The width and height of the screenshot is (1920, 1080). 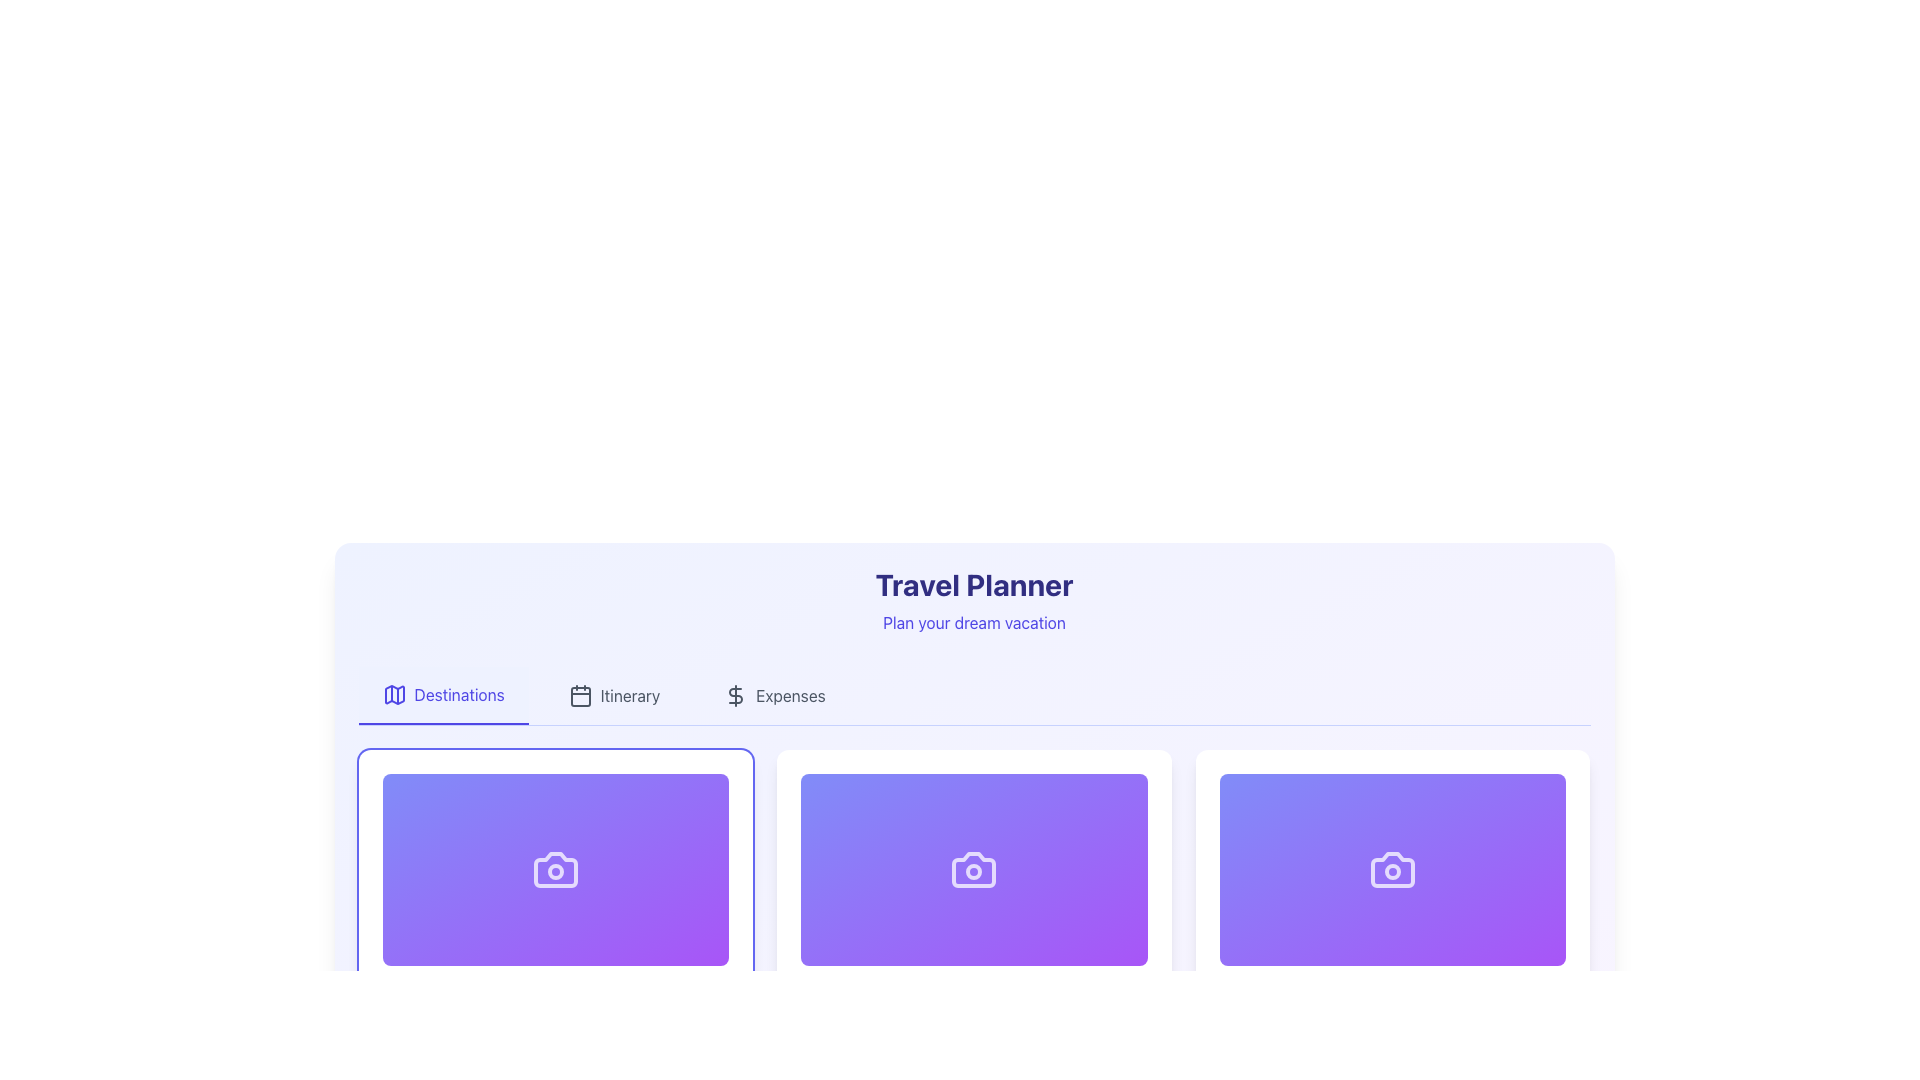 What do you see at coordinates (974, 869) in the screenshot?
I see `the camera icon in the second card from the left under the 'Travel Planner' title` at bounding box center [974, 869].